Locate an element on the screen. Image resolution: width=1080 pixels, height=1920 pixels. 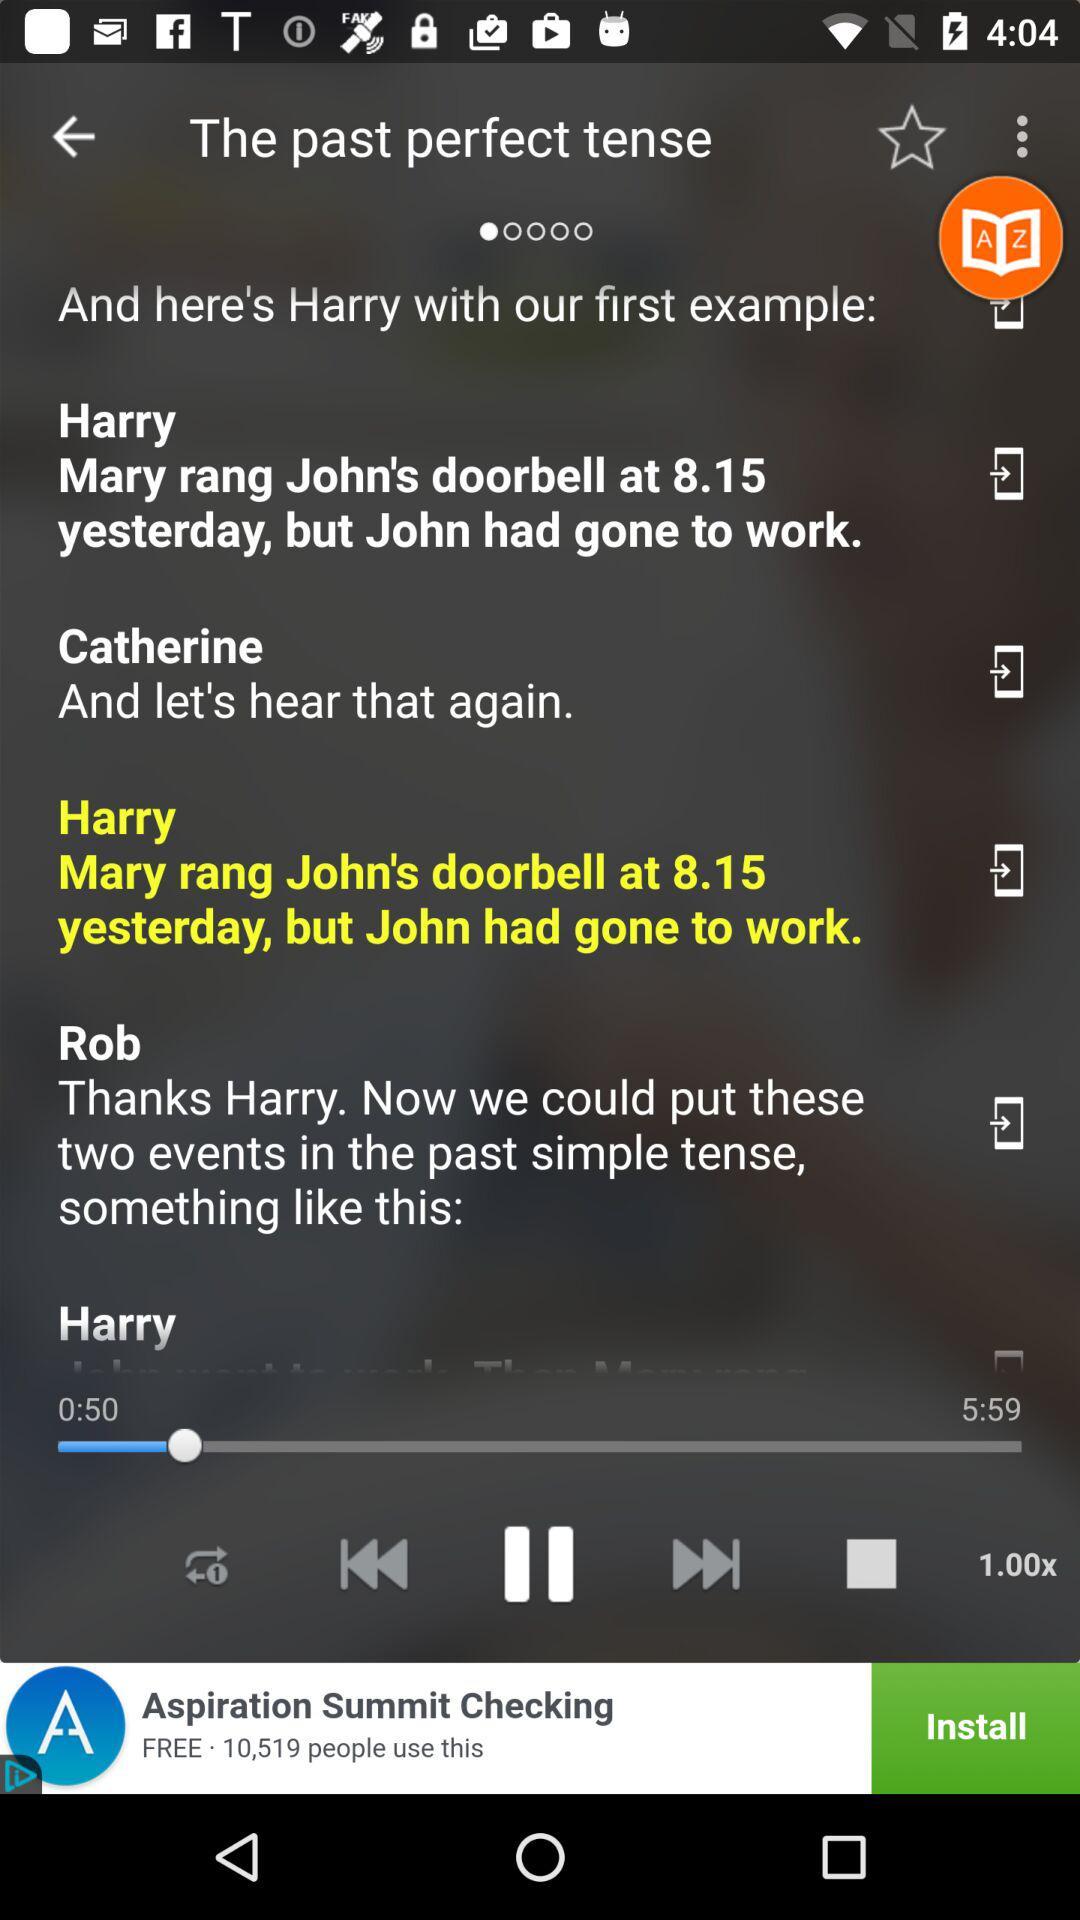
una buena manera de leer is located at coordinates (1009, 301).